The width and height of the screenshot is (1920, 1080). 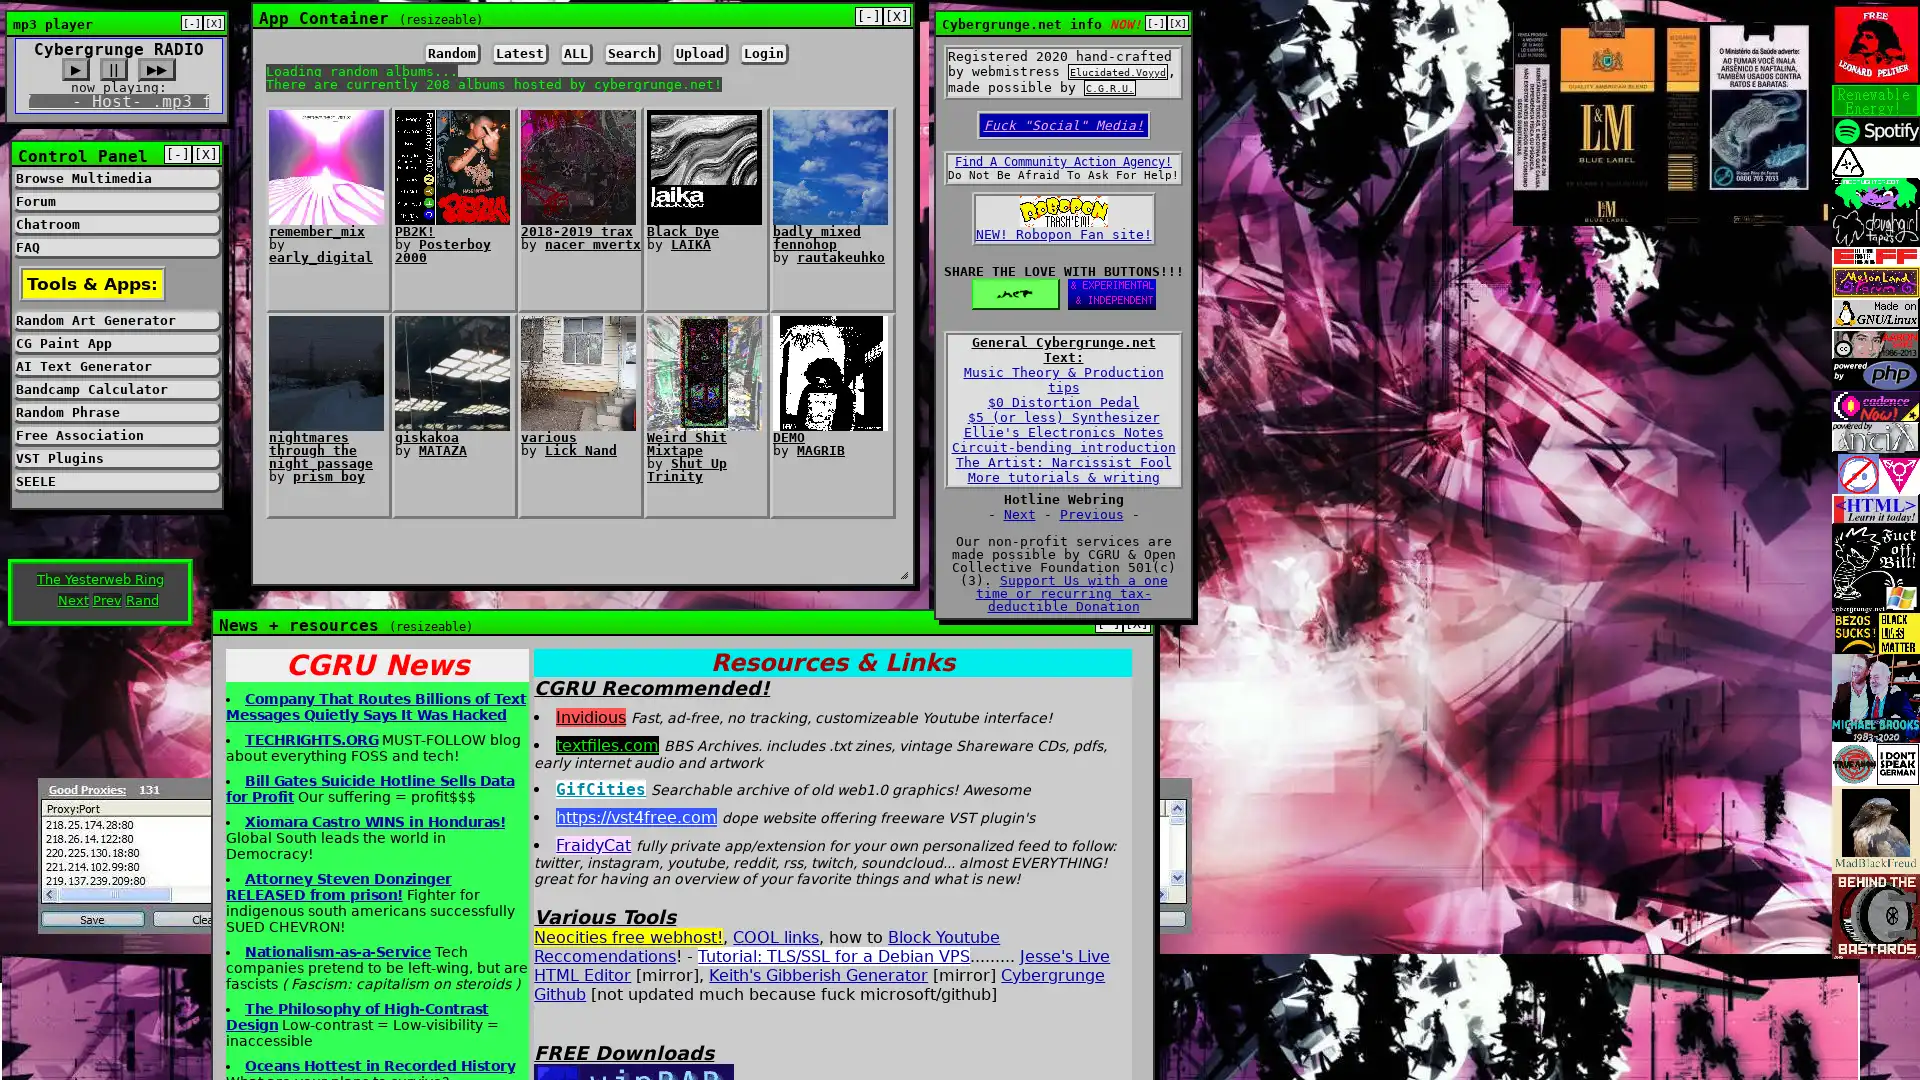 I want to click on Browse Multimedia, so click(x=115, y=177).